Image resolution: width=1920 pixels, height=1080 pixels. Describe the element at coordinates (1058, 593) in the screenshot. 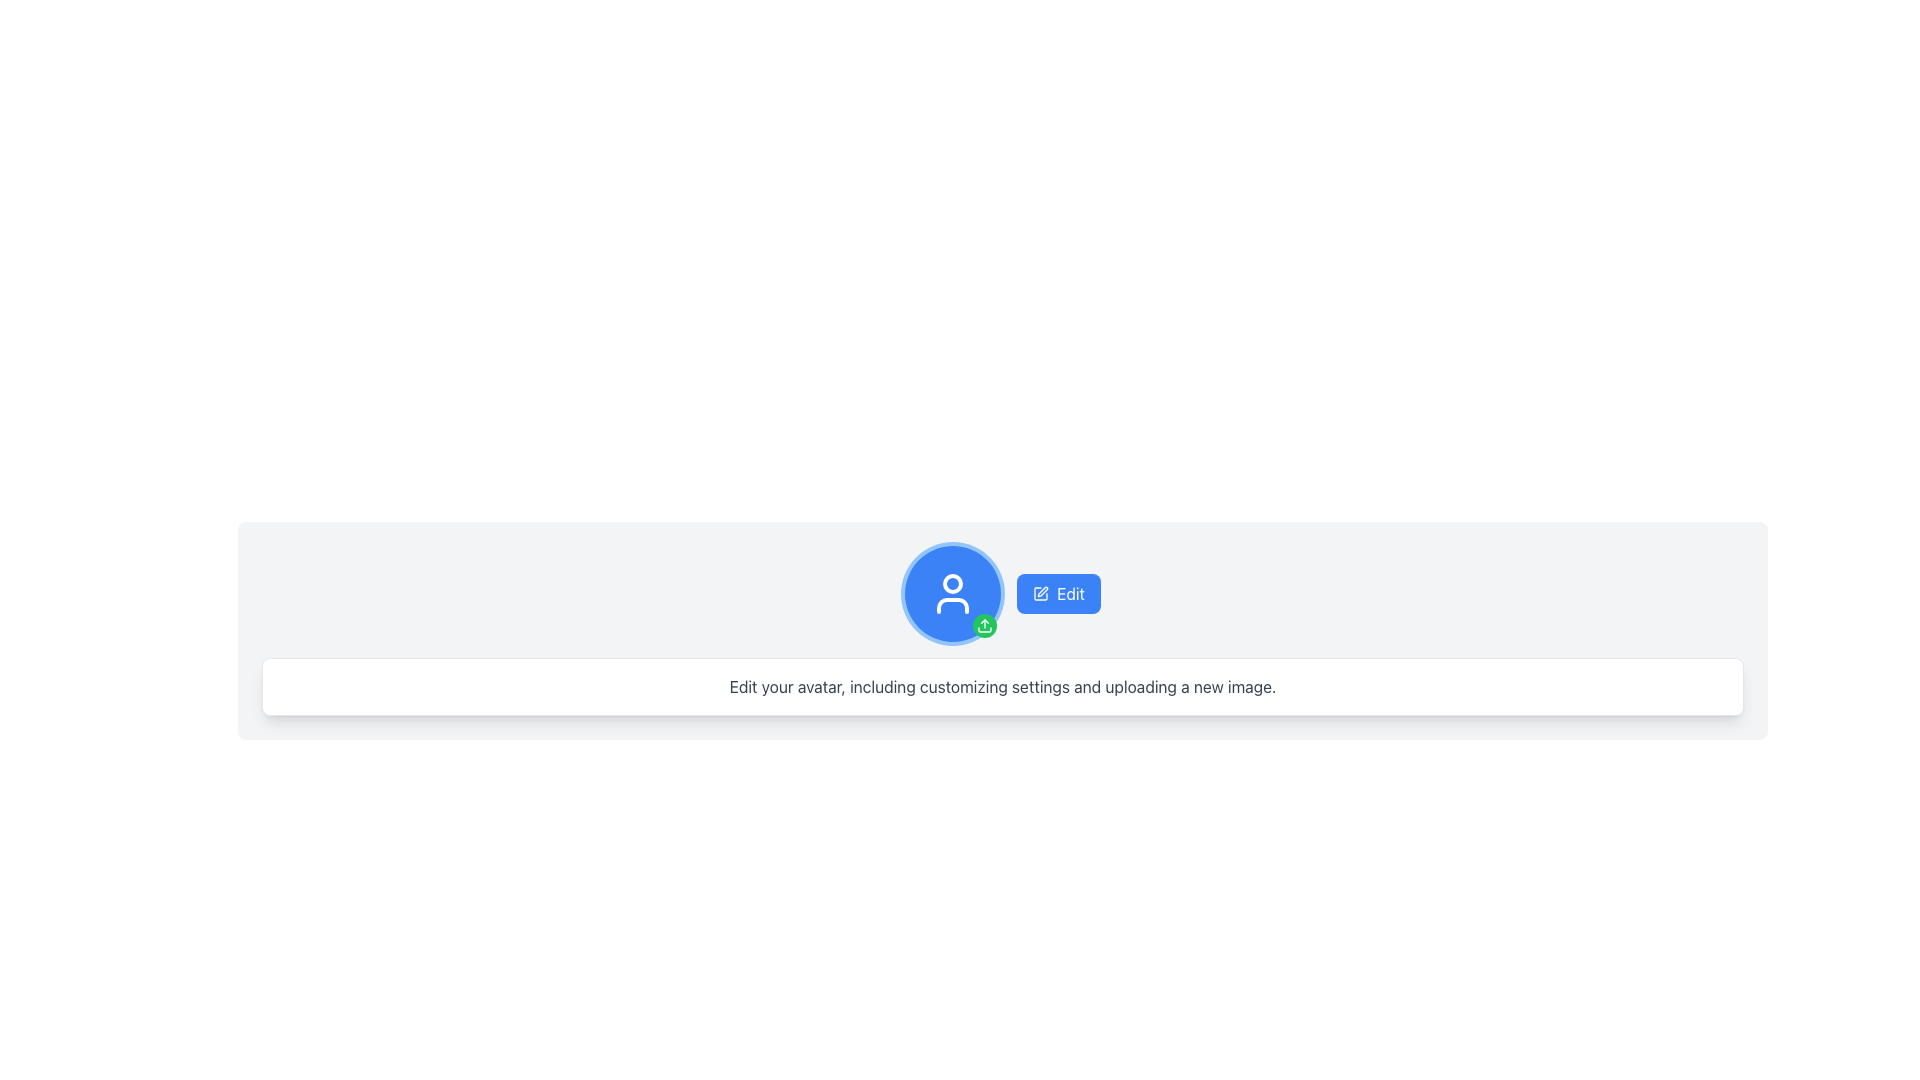

I see `the 'Edit' button, which is a rectangular button with a blue background and white text, located to the right of the avatar icon` at that location.